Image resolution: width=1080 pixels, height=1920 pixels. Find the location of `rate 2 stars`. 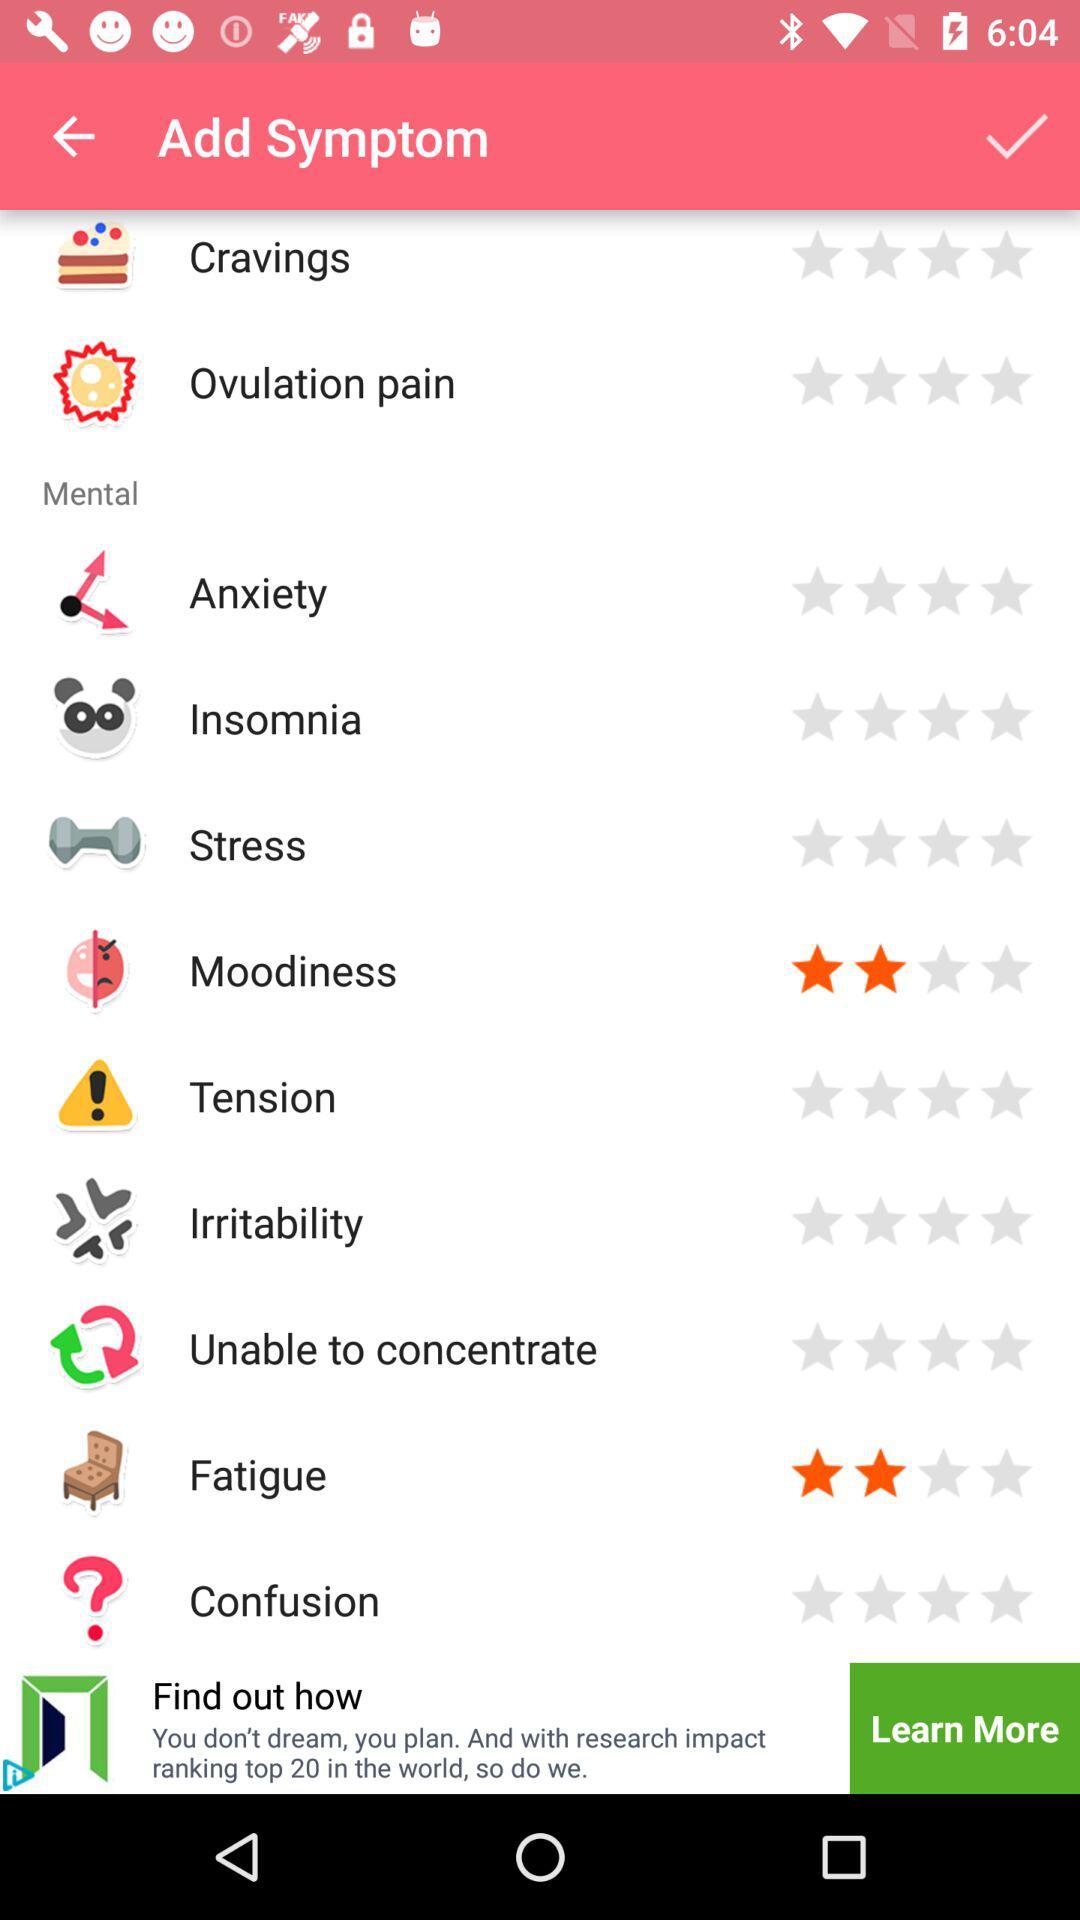

rate 2 stars is located at coordinates (879, 1598).